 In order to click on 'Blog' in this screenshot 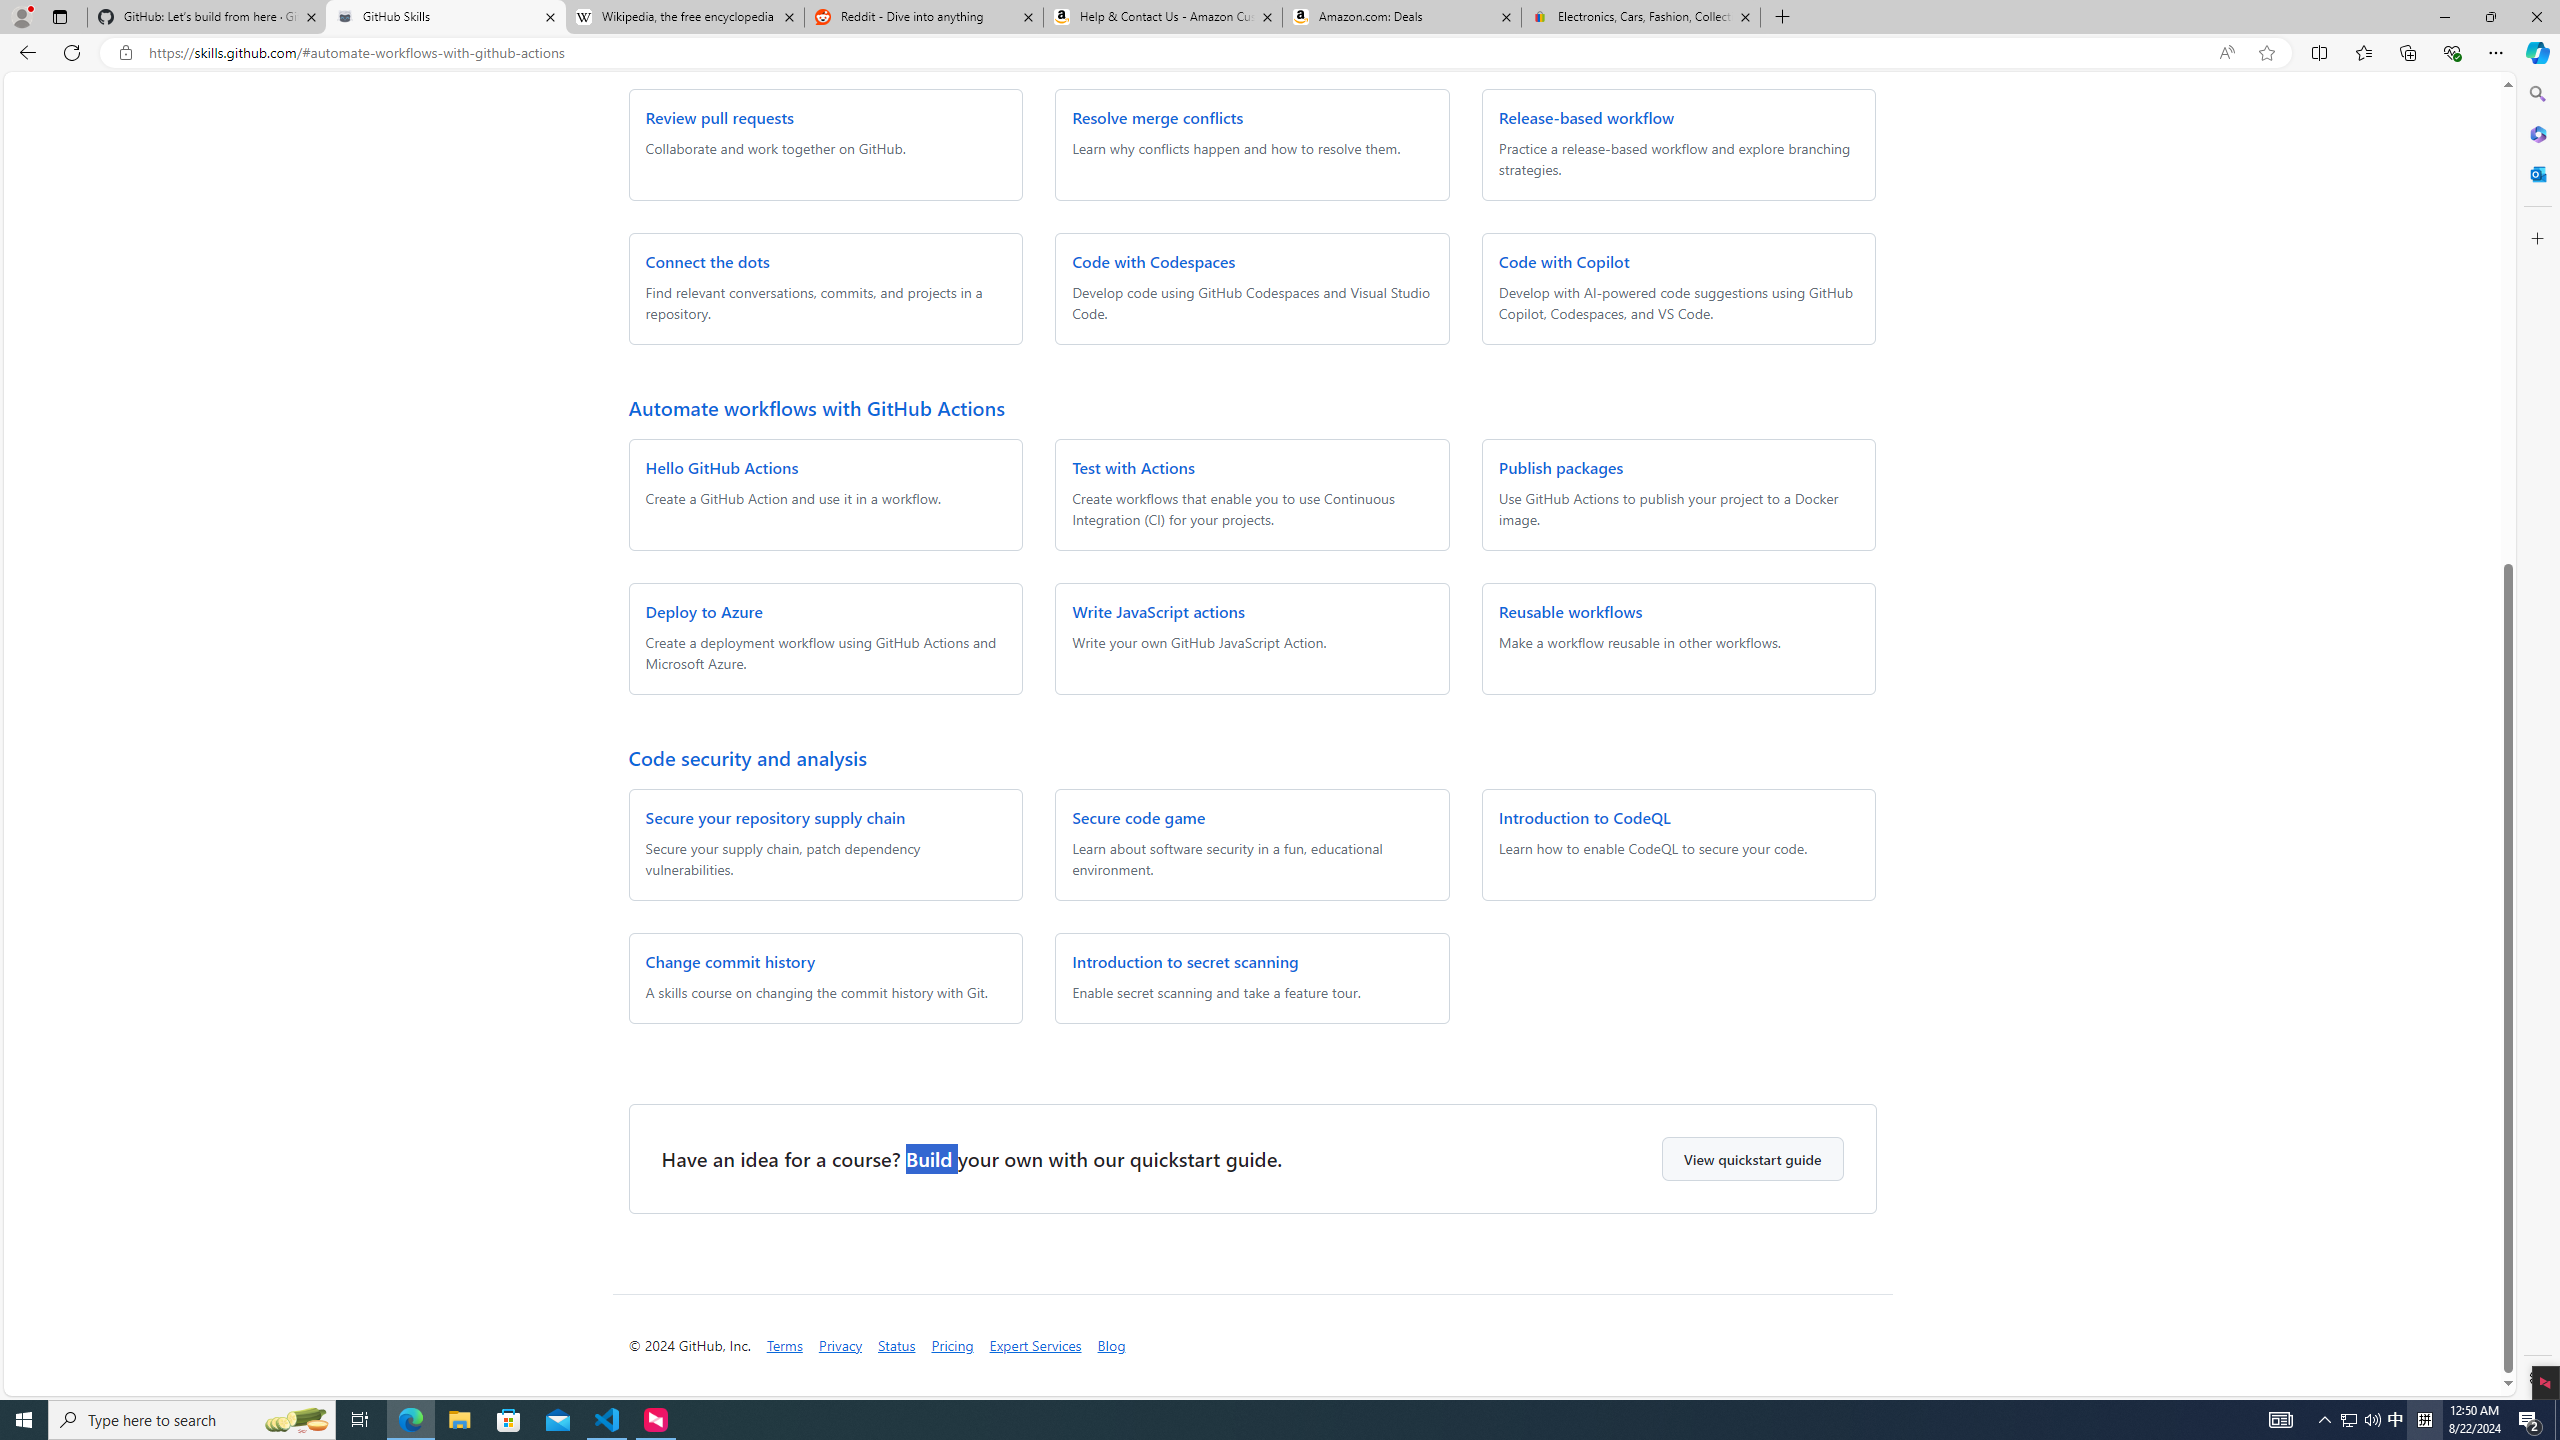, I will do `click(1112, 1344)`.